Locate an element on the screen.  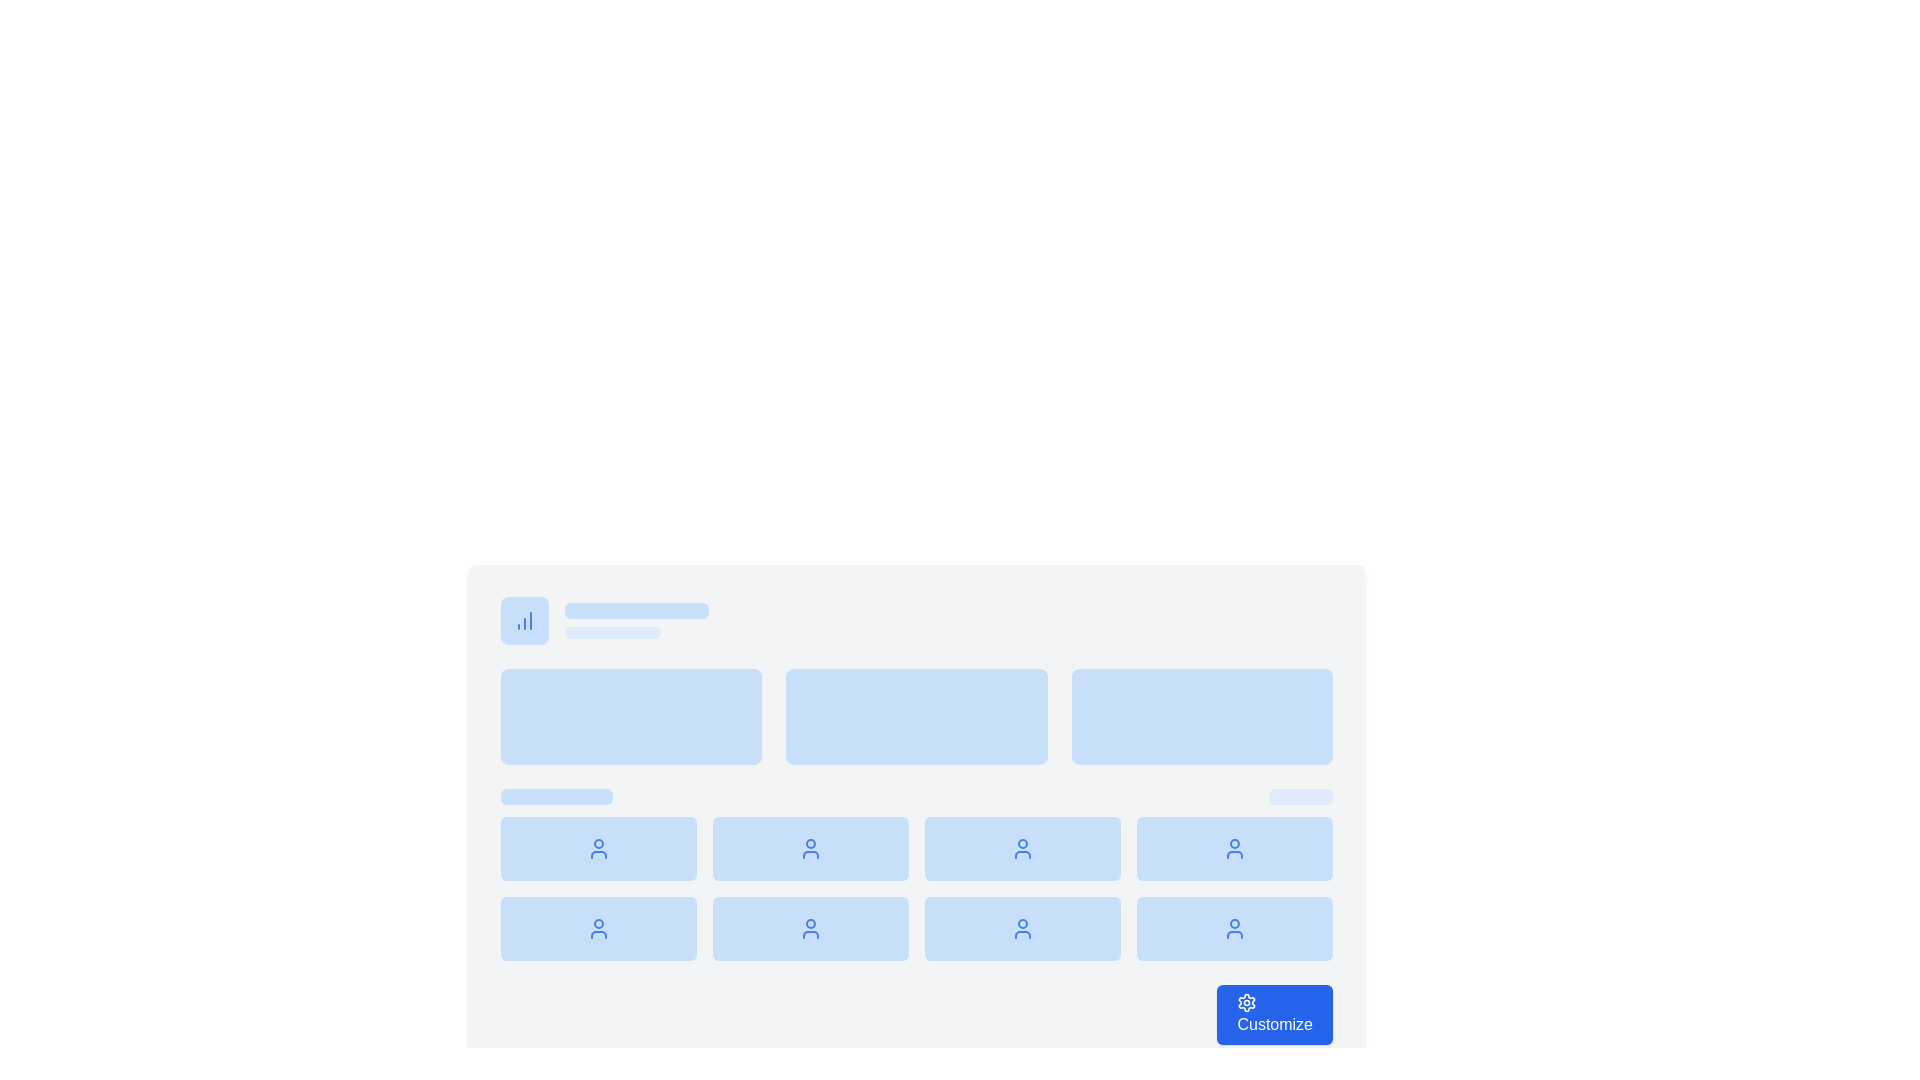
the SVG-based graphical icon that serves as a visual summary or indicator related to data trends or analysis, located in the top-left corner of the interface is located at coordinates (524, 620).